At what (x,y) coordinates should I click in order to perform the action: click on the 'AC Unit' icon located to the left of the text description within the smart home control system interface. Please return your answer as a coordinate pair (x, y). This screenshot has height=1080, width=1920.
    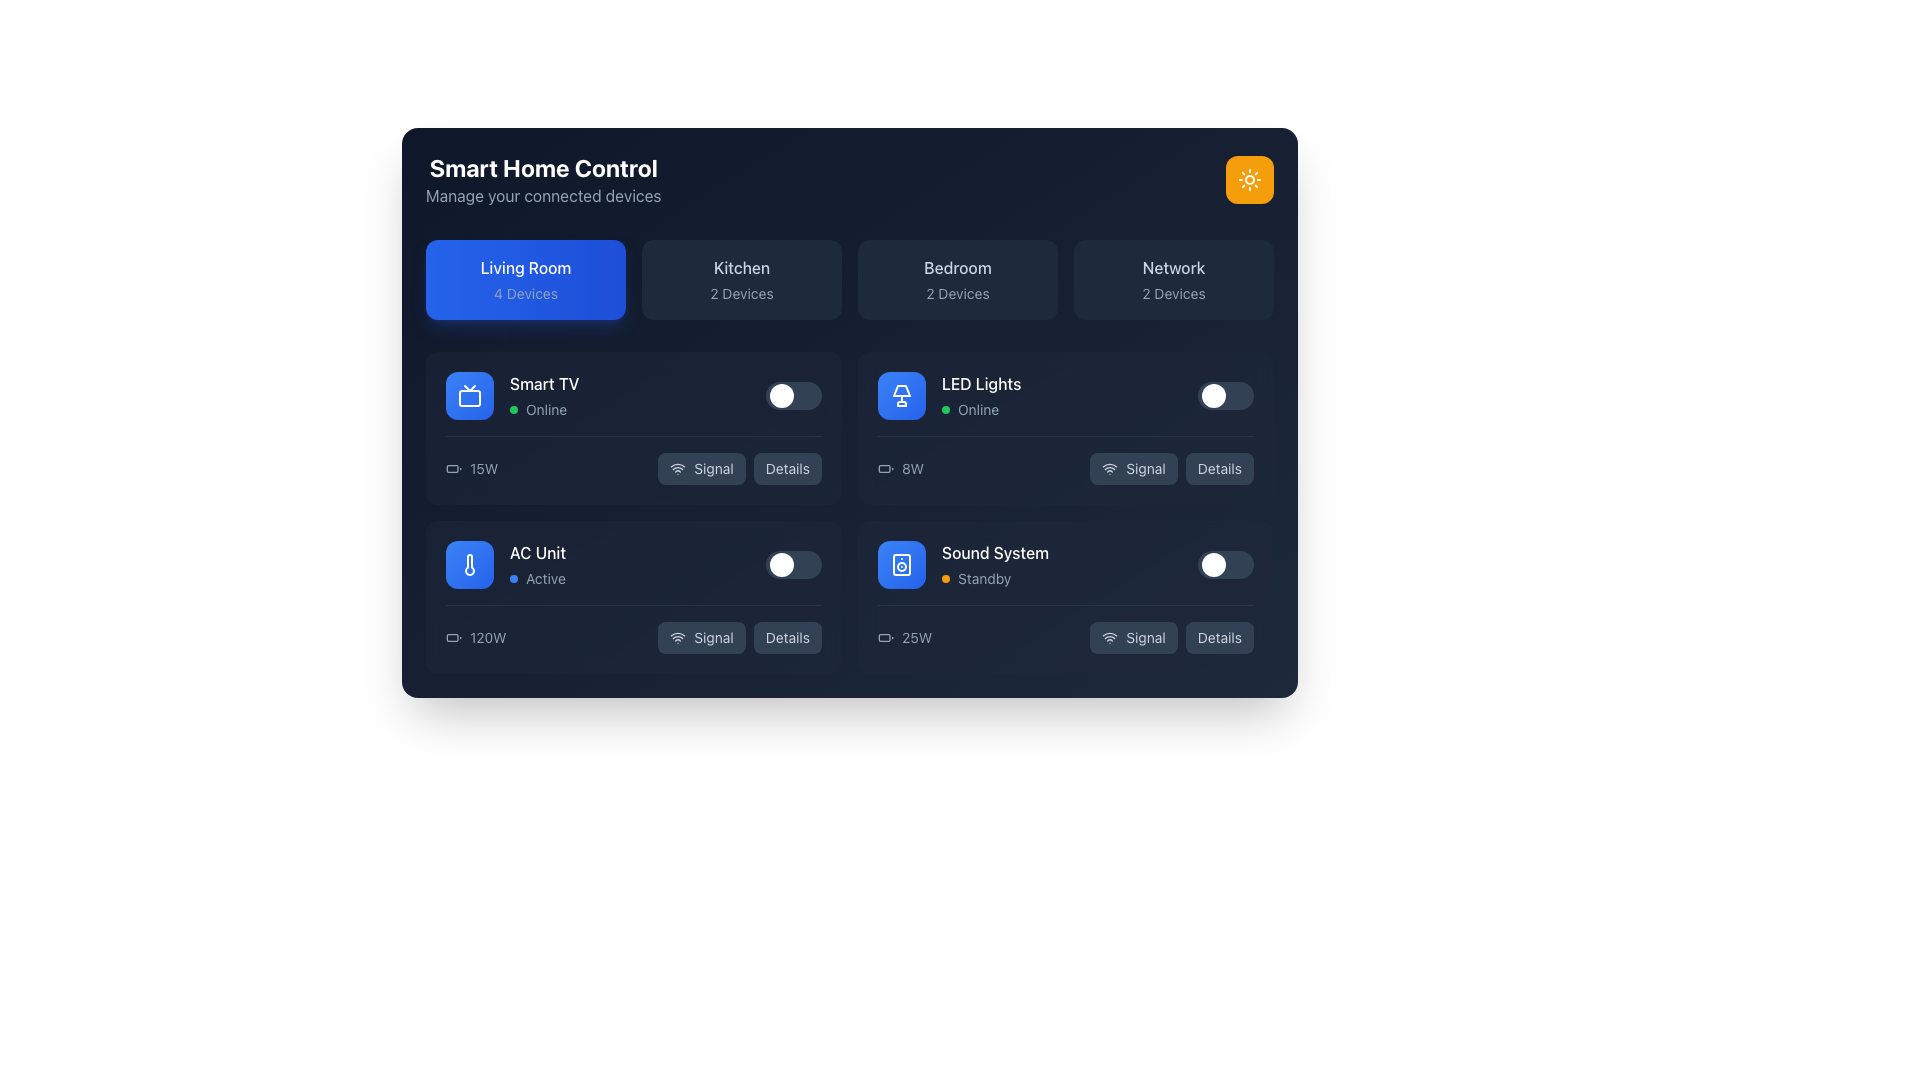
    Looking at the image, I should click on (469, 564).